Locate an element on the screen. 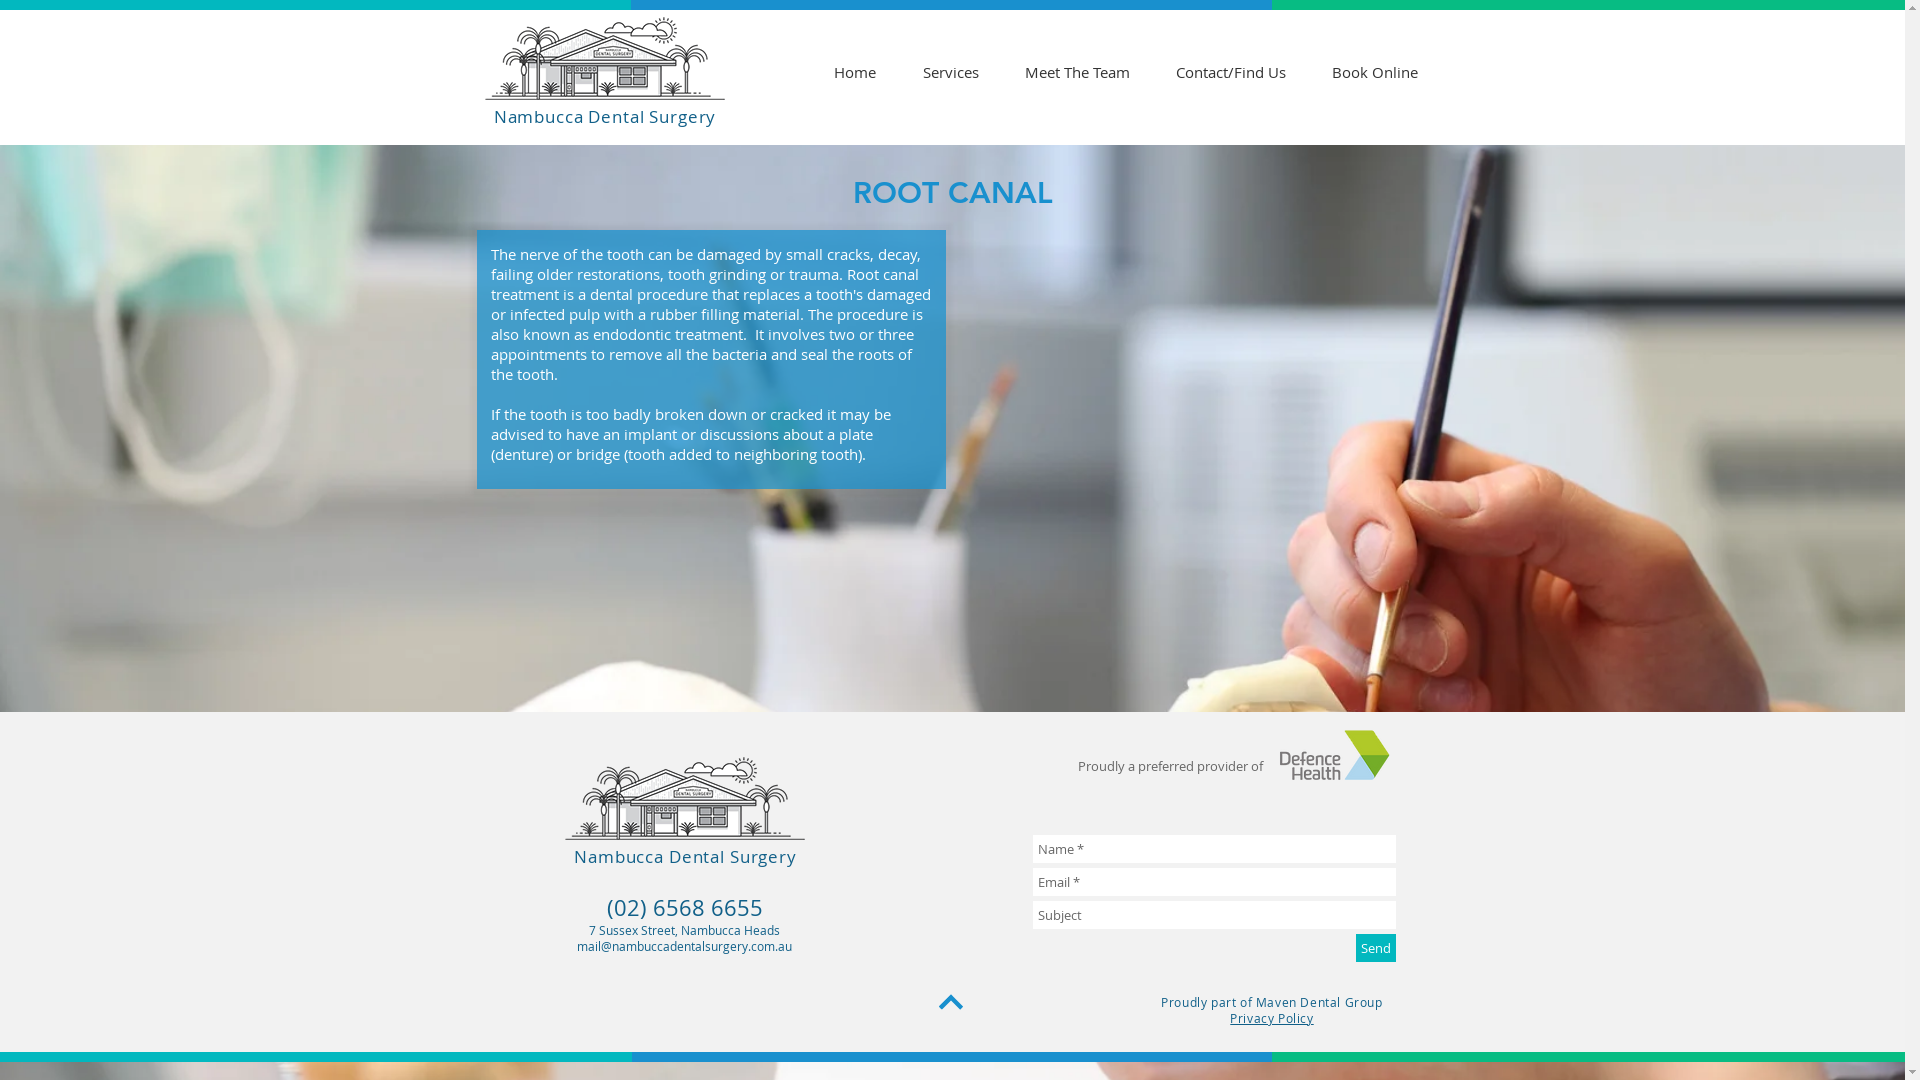 This screenshot has width=1920, height=1080. 'mail@nambuccadentalsurgery.com.au' is located at coordinates (684, 945).